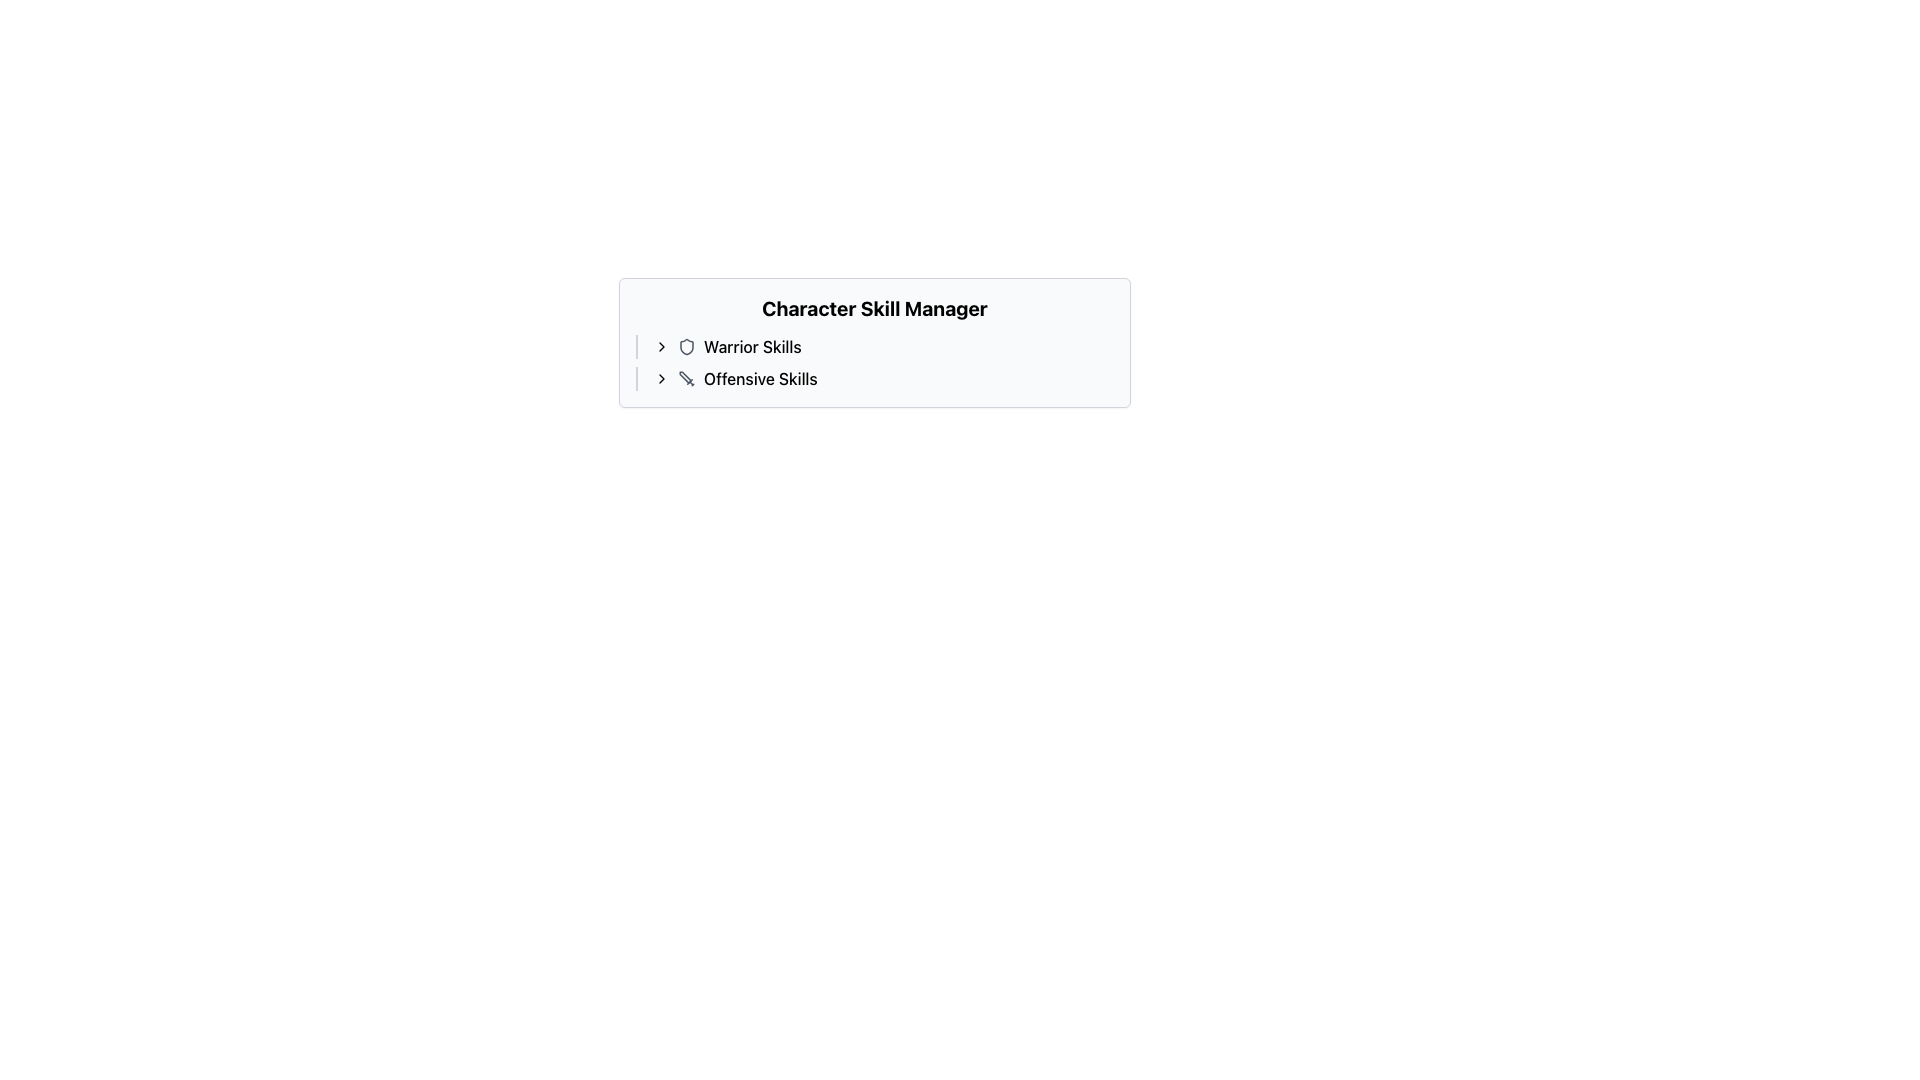 This screenshot has height=1080, width=1920. What do you see at coordinates (874, 362) in the screenshot?
I see `the 'Warrior Skills' or 'Offensive Skills' item` at bounding box center [874, 362].